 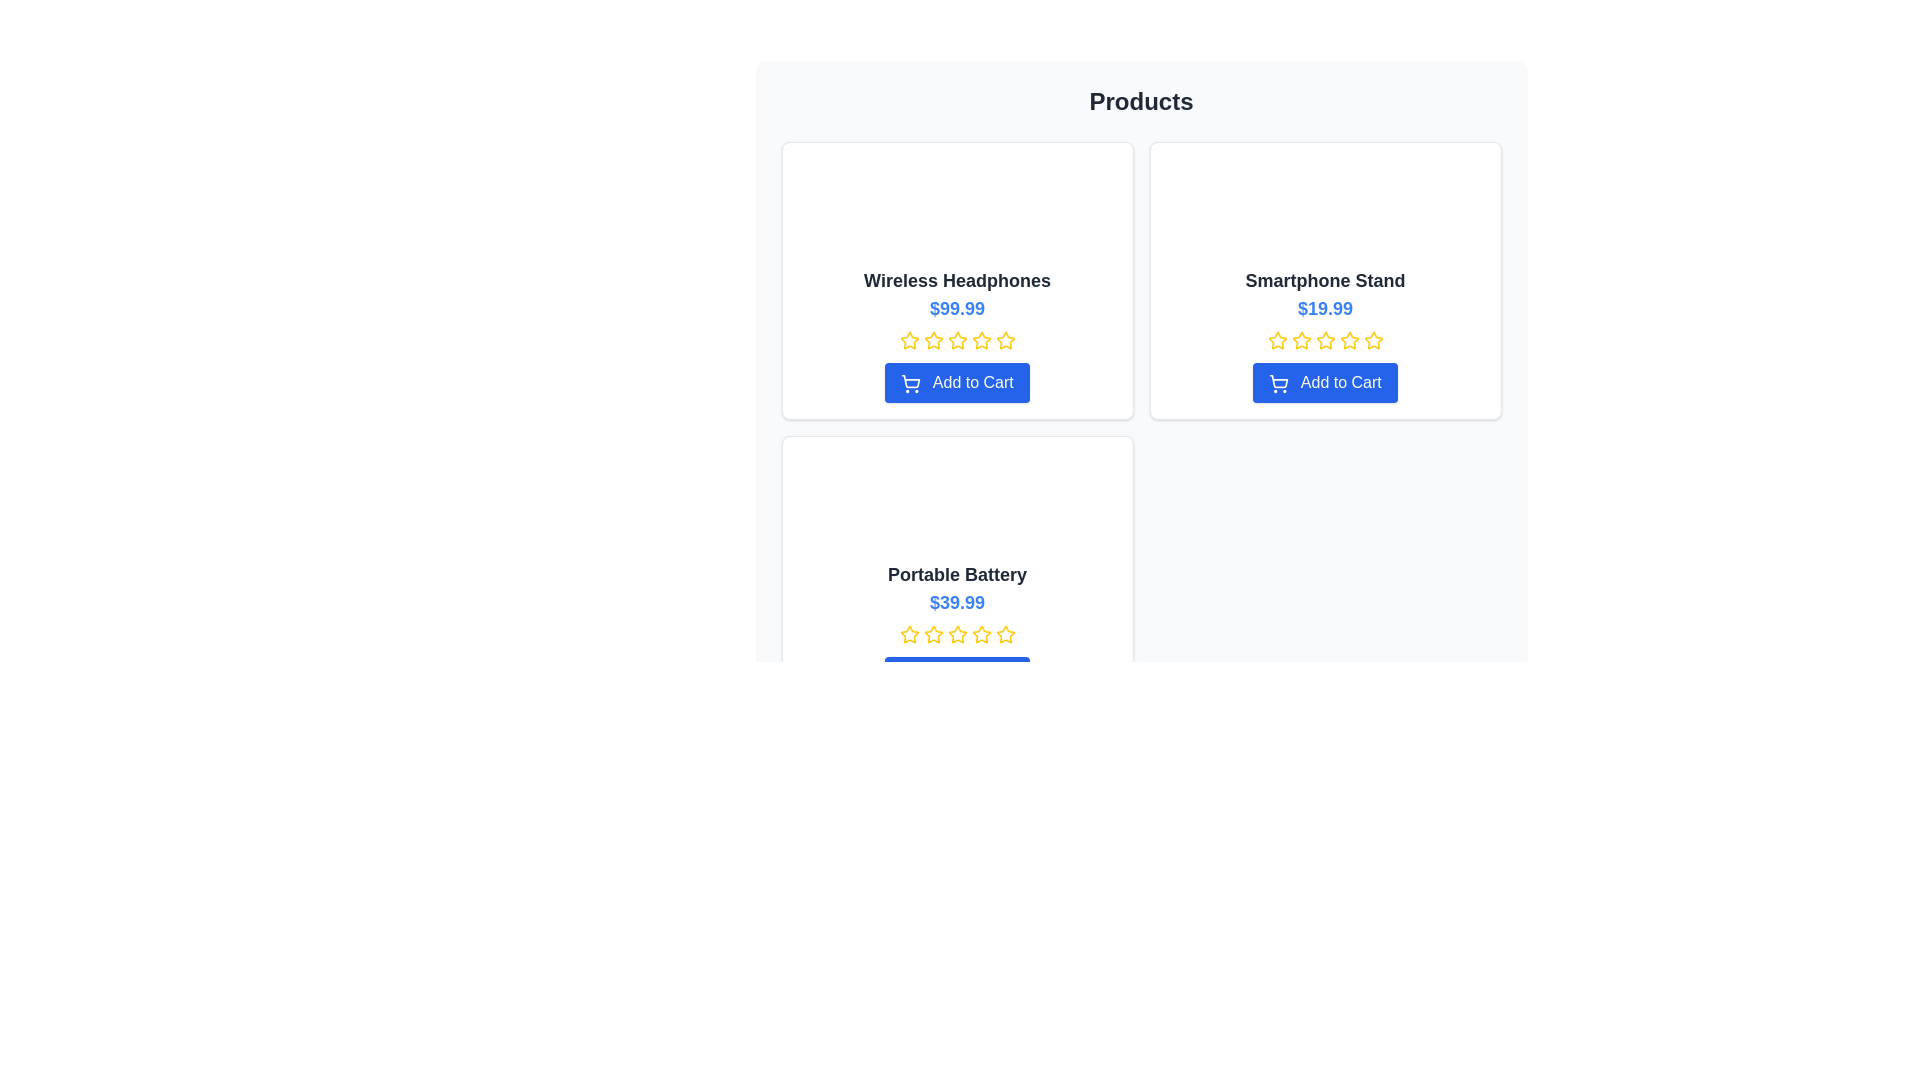 What do you see at coordinates (1301, 339) in the screenshot?
I see `the second star icon in the rating mechanism beneath the '$19.99' price label for the 'Smartphone Stand'` at bounding box center [1301, 339].